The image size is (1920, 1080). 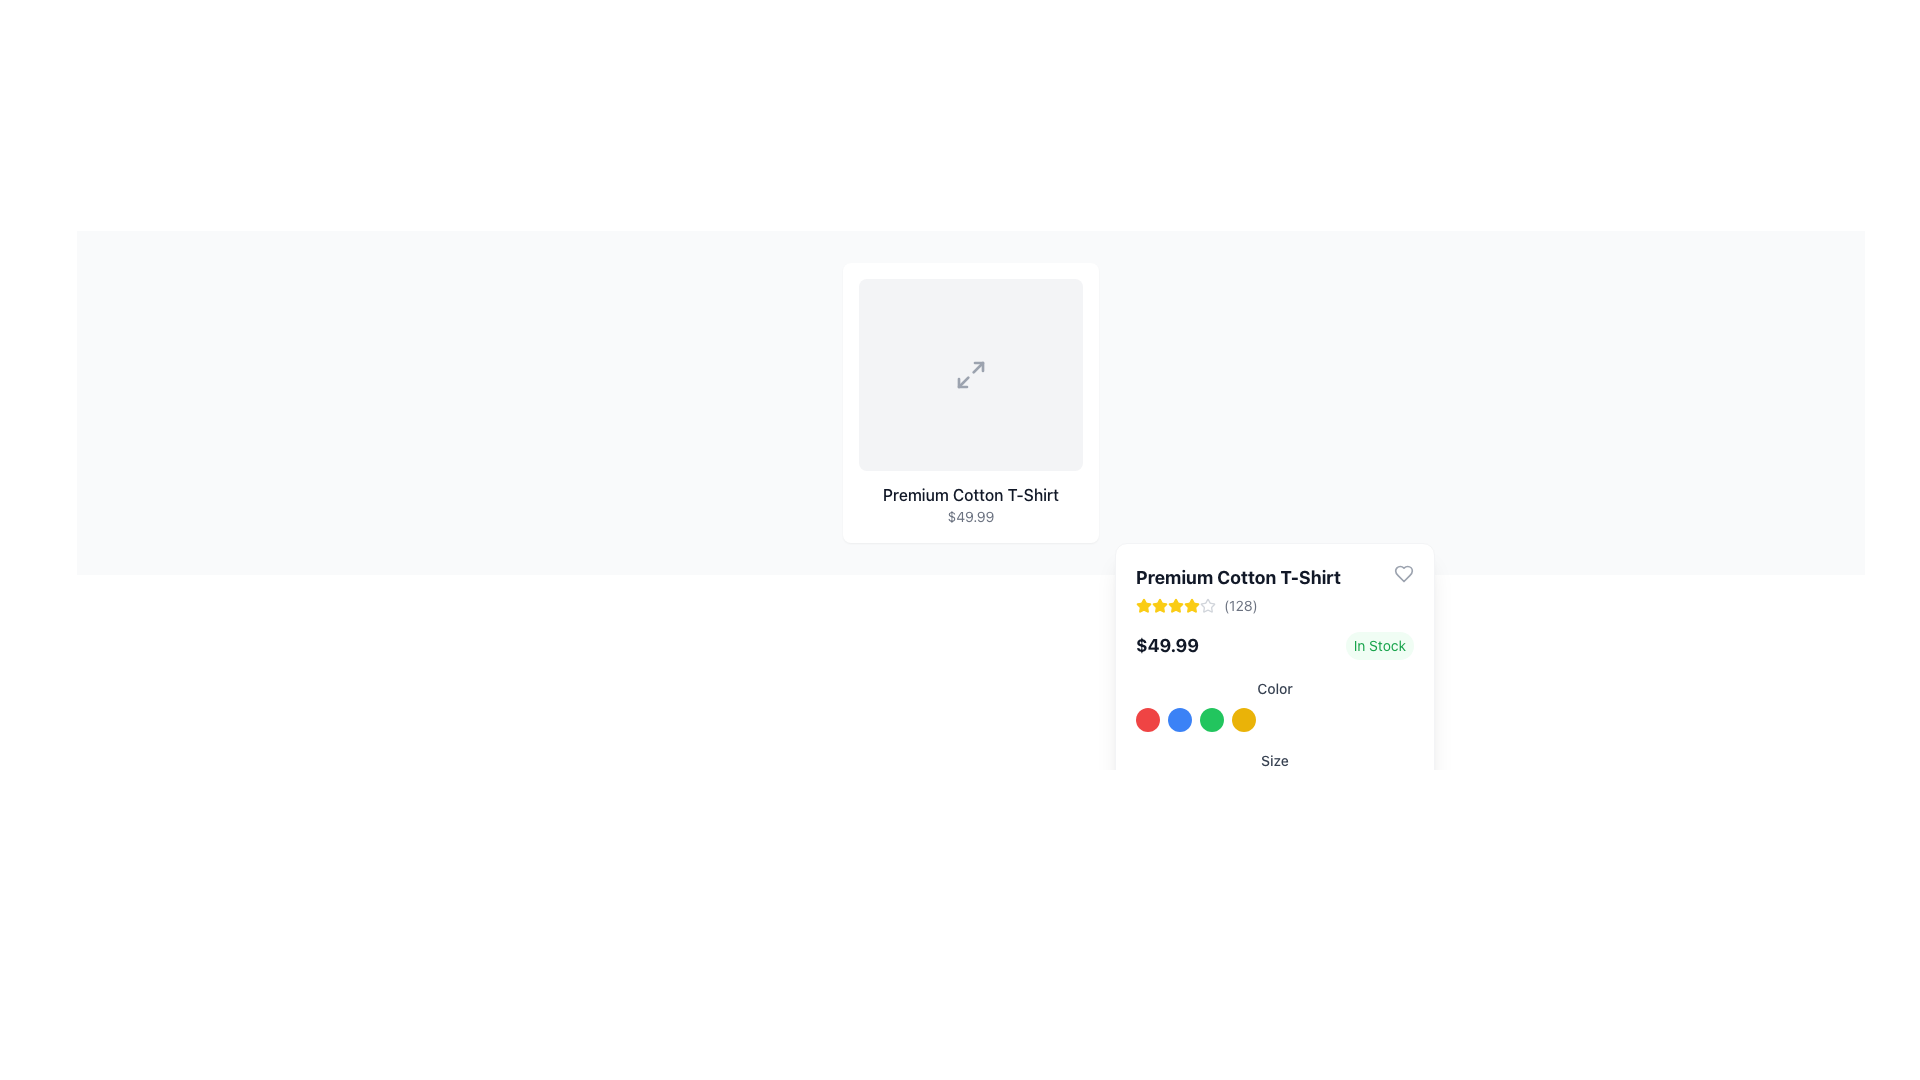 I want to click on the star icon representing part of the rating score located in the top-left corner of the product information card, so click(x=1207, y=604).